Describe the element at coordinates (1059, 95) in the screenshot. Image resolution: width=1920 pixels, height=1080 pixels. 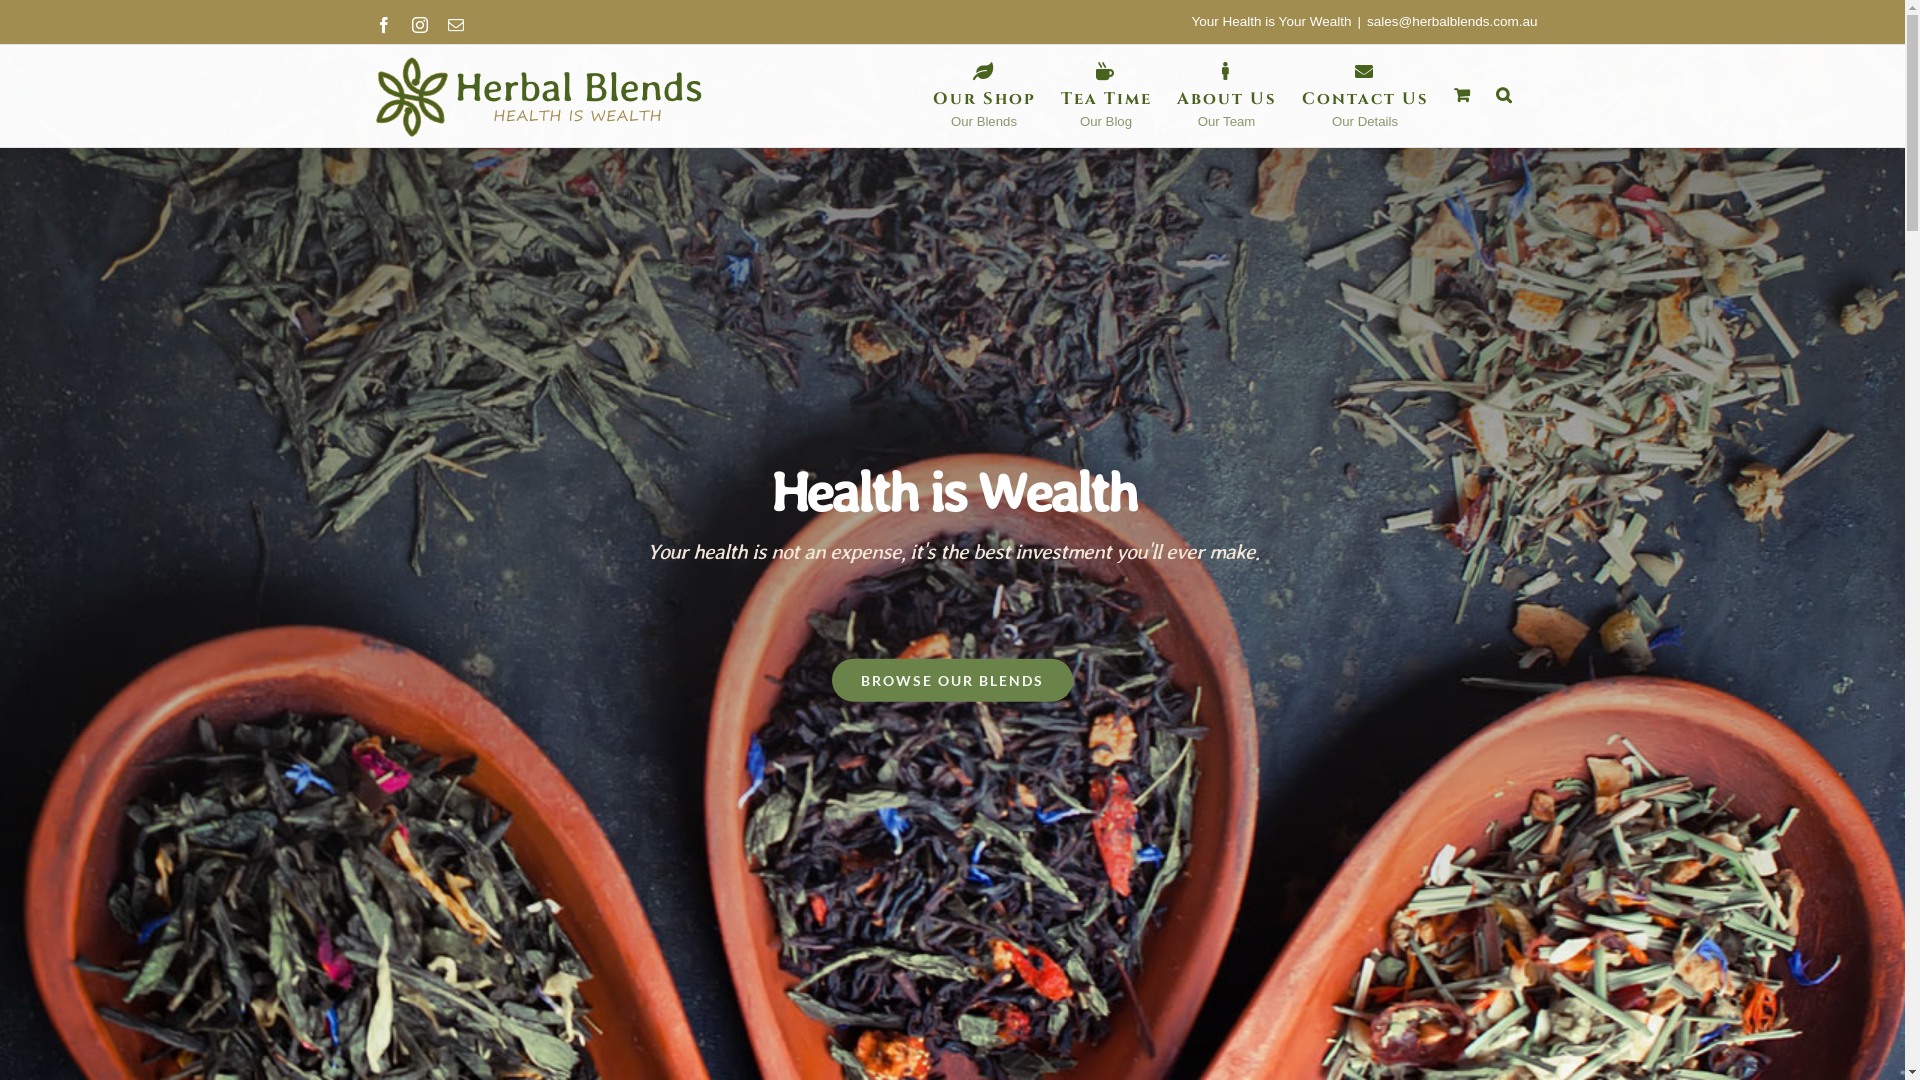
I see `'Tea Time` at that location.